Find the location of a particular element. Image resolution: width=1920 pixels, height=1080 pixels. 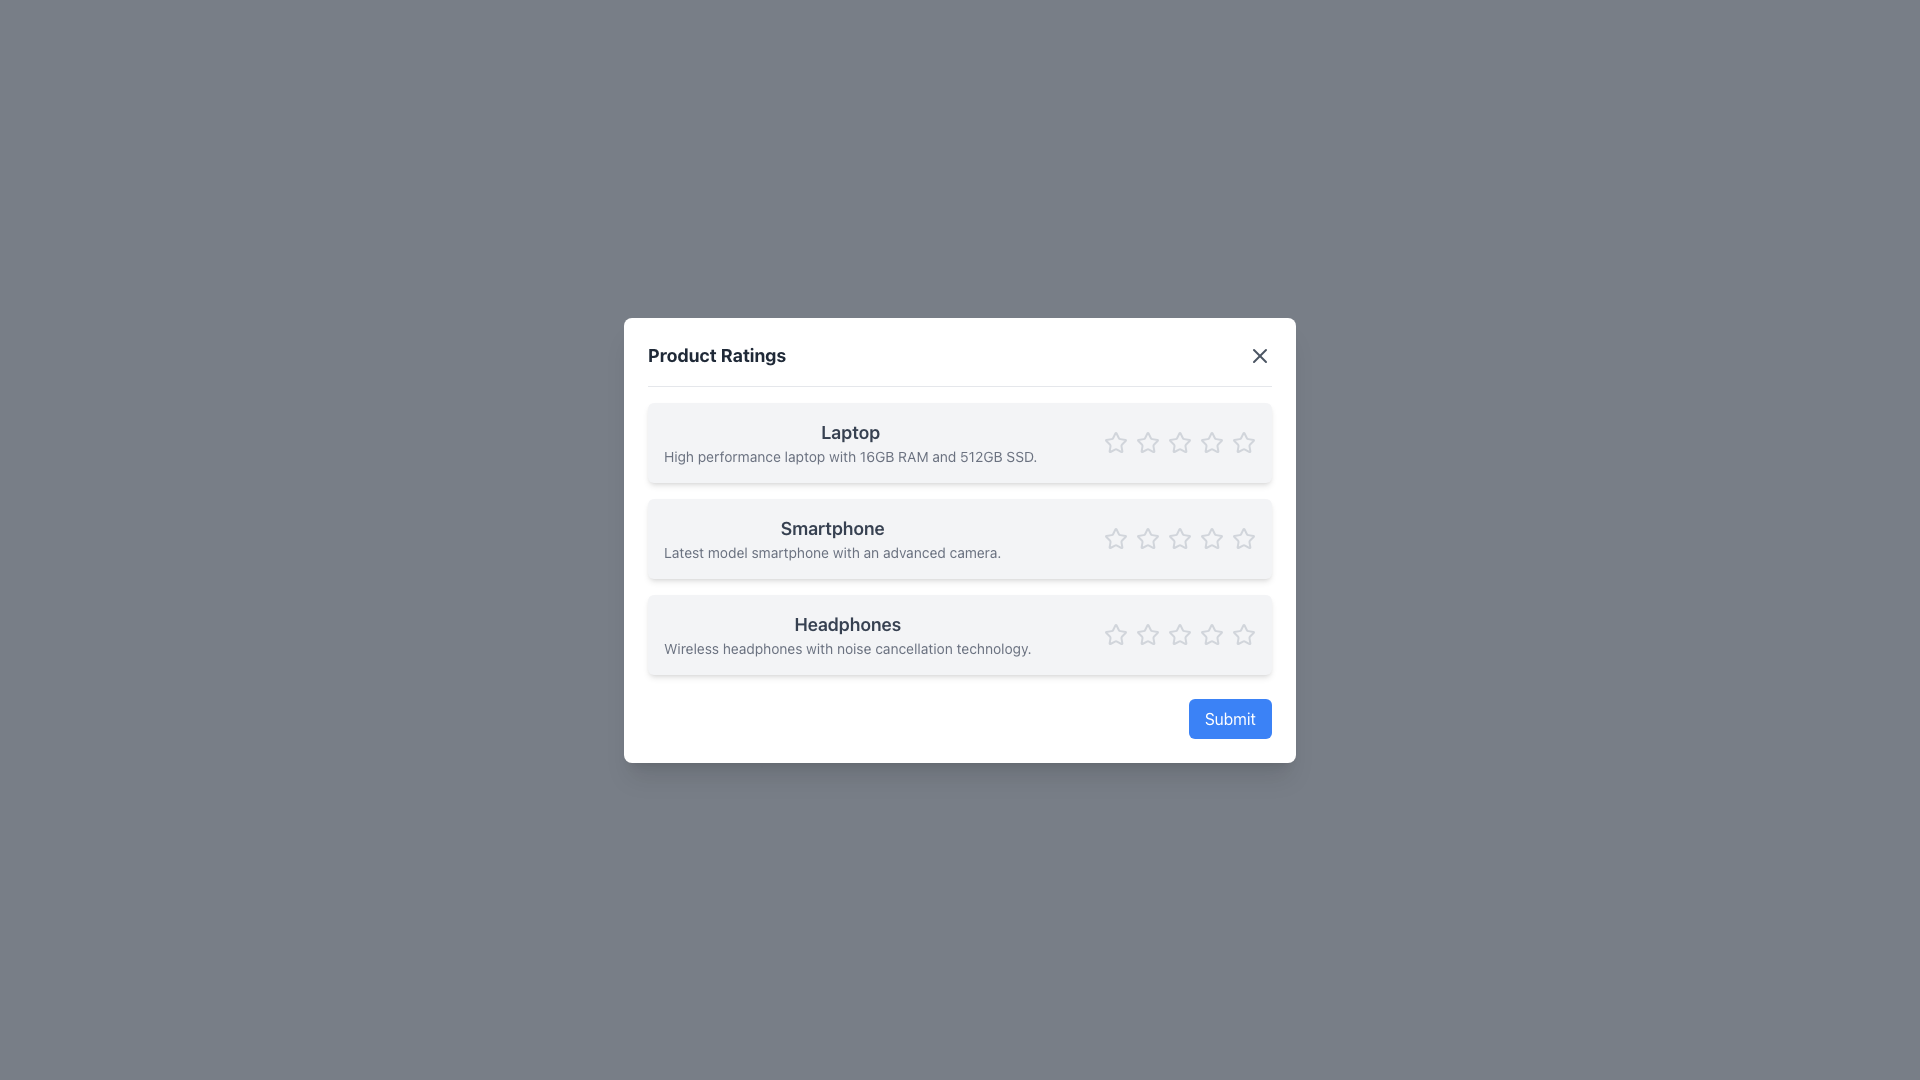

the first star-shaped icon in the rating system for the 'Headphones' product to set a 1-star rating is located at coordinates (1113, 633).